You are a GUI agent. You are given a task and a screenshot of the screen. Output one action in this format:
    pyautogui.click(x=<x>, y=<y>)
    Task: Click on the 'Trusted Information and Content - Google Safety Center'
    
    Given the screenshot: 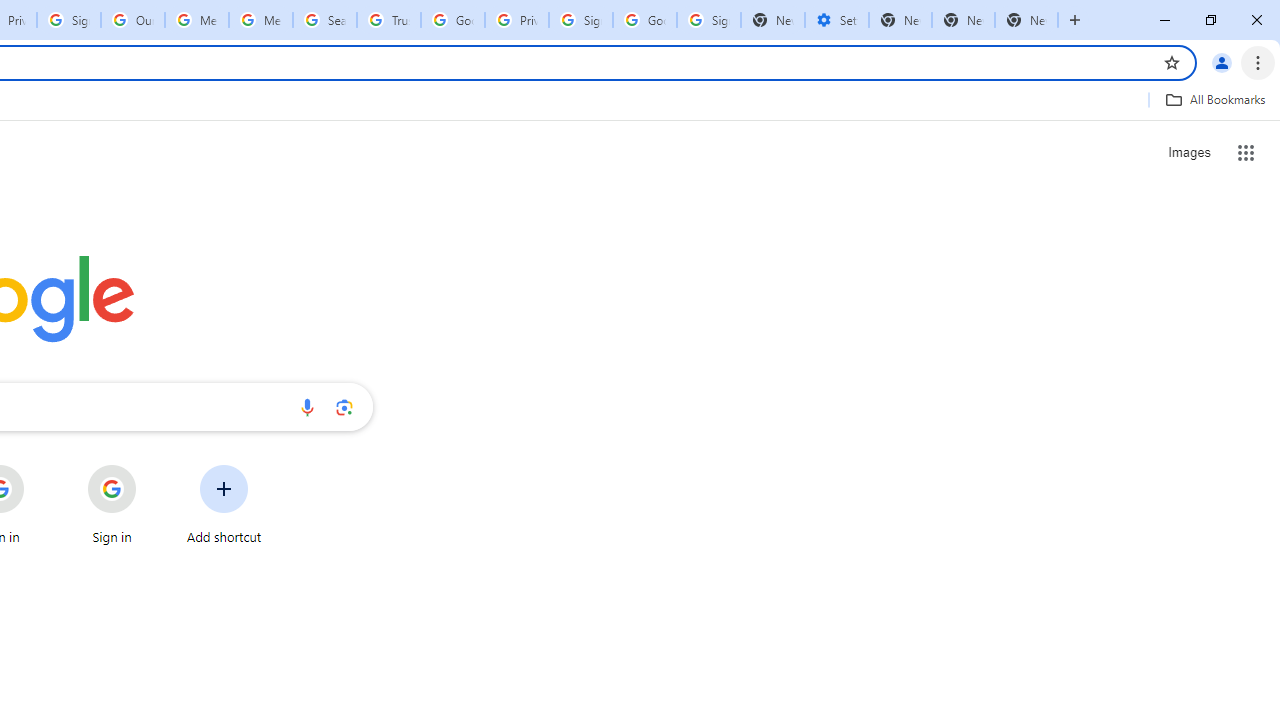 What is the action you would take?
    pyautogui.click(x=389, y=20)
    